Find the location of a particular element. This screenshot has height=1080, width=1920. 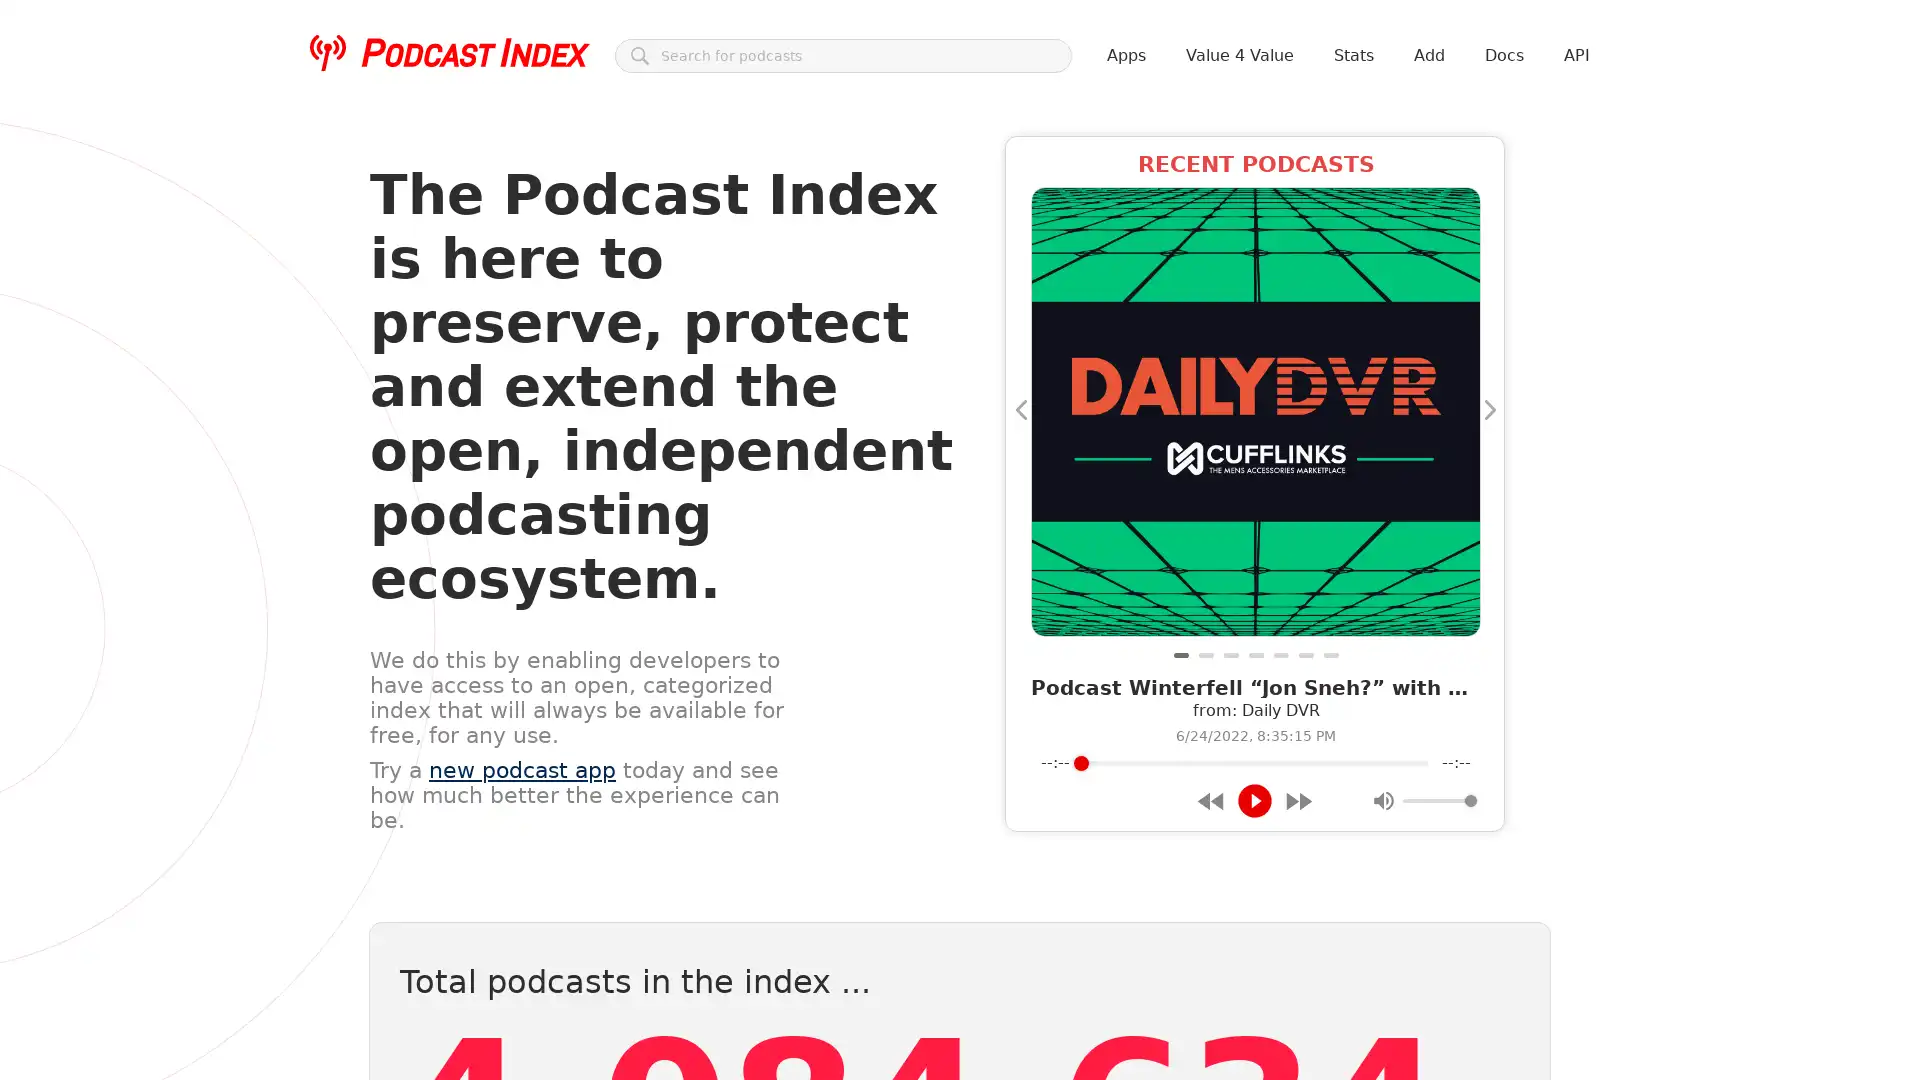

Podcast Winterfell Jon Sneh? with Matt Murdick is located at coordinates (1180, 655).